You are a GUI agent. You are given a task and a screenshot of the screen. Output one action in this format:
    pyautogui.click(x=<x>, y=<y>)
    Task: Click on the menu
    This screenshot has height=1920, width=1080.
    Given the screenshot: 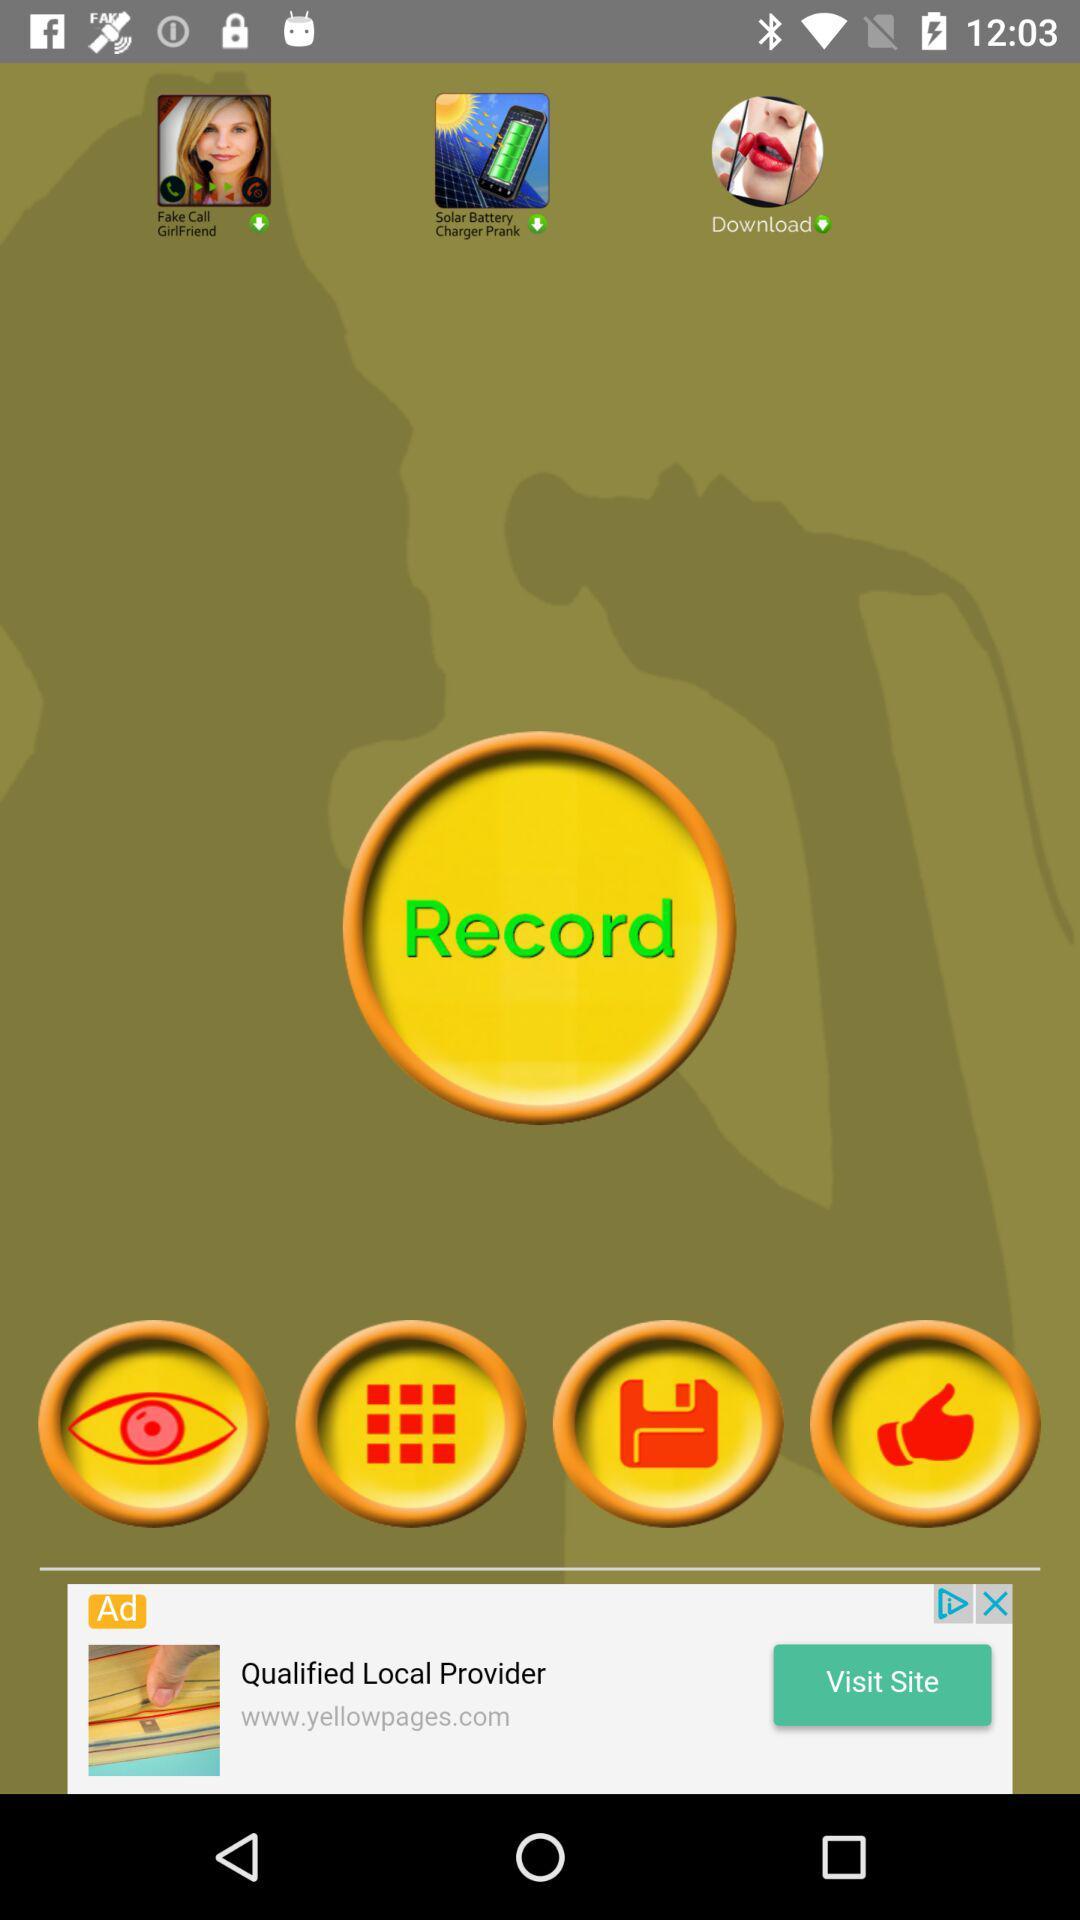 What is the action you would take?
    pyautogui.click(x=410, y=1422)
    